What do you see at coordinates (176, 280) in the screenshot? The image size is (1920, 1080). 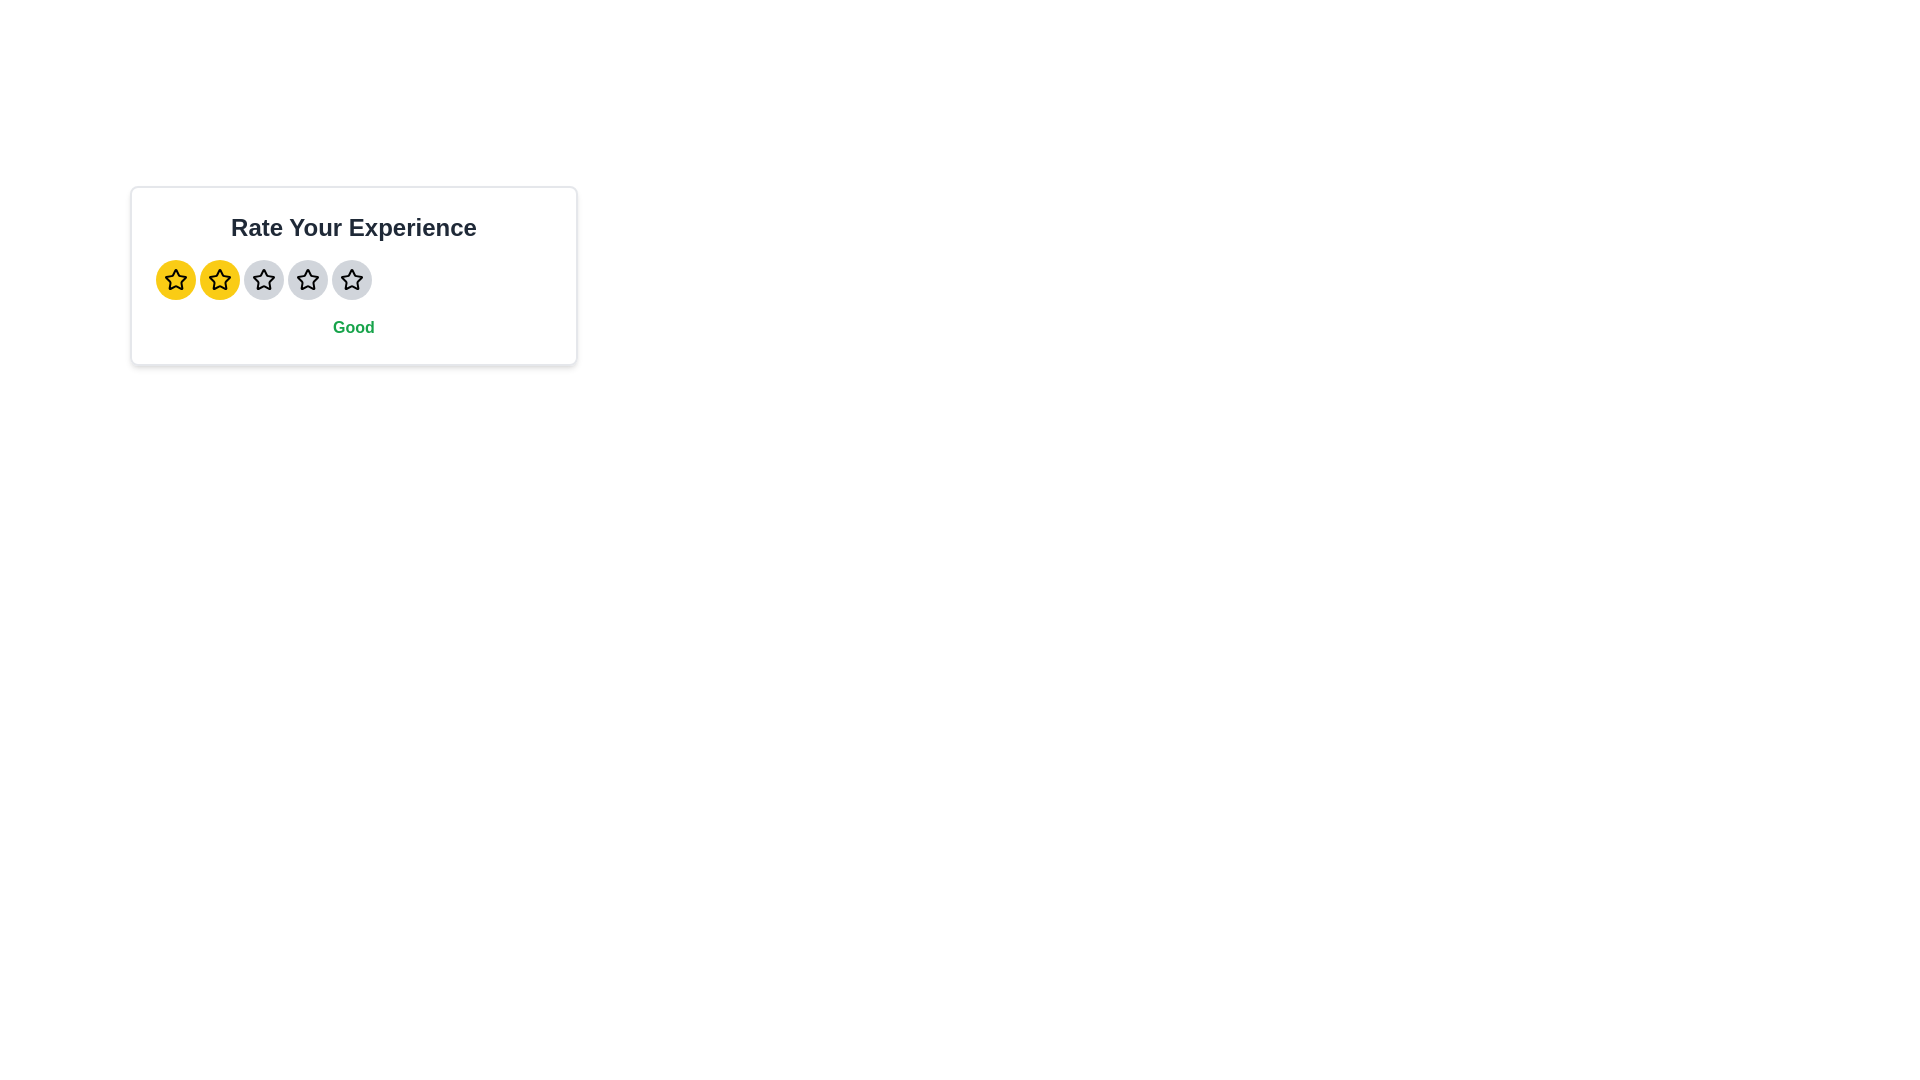 I see `the first star in the horizontal row of rating stars` at bounding box center [176, 280].